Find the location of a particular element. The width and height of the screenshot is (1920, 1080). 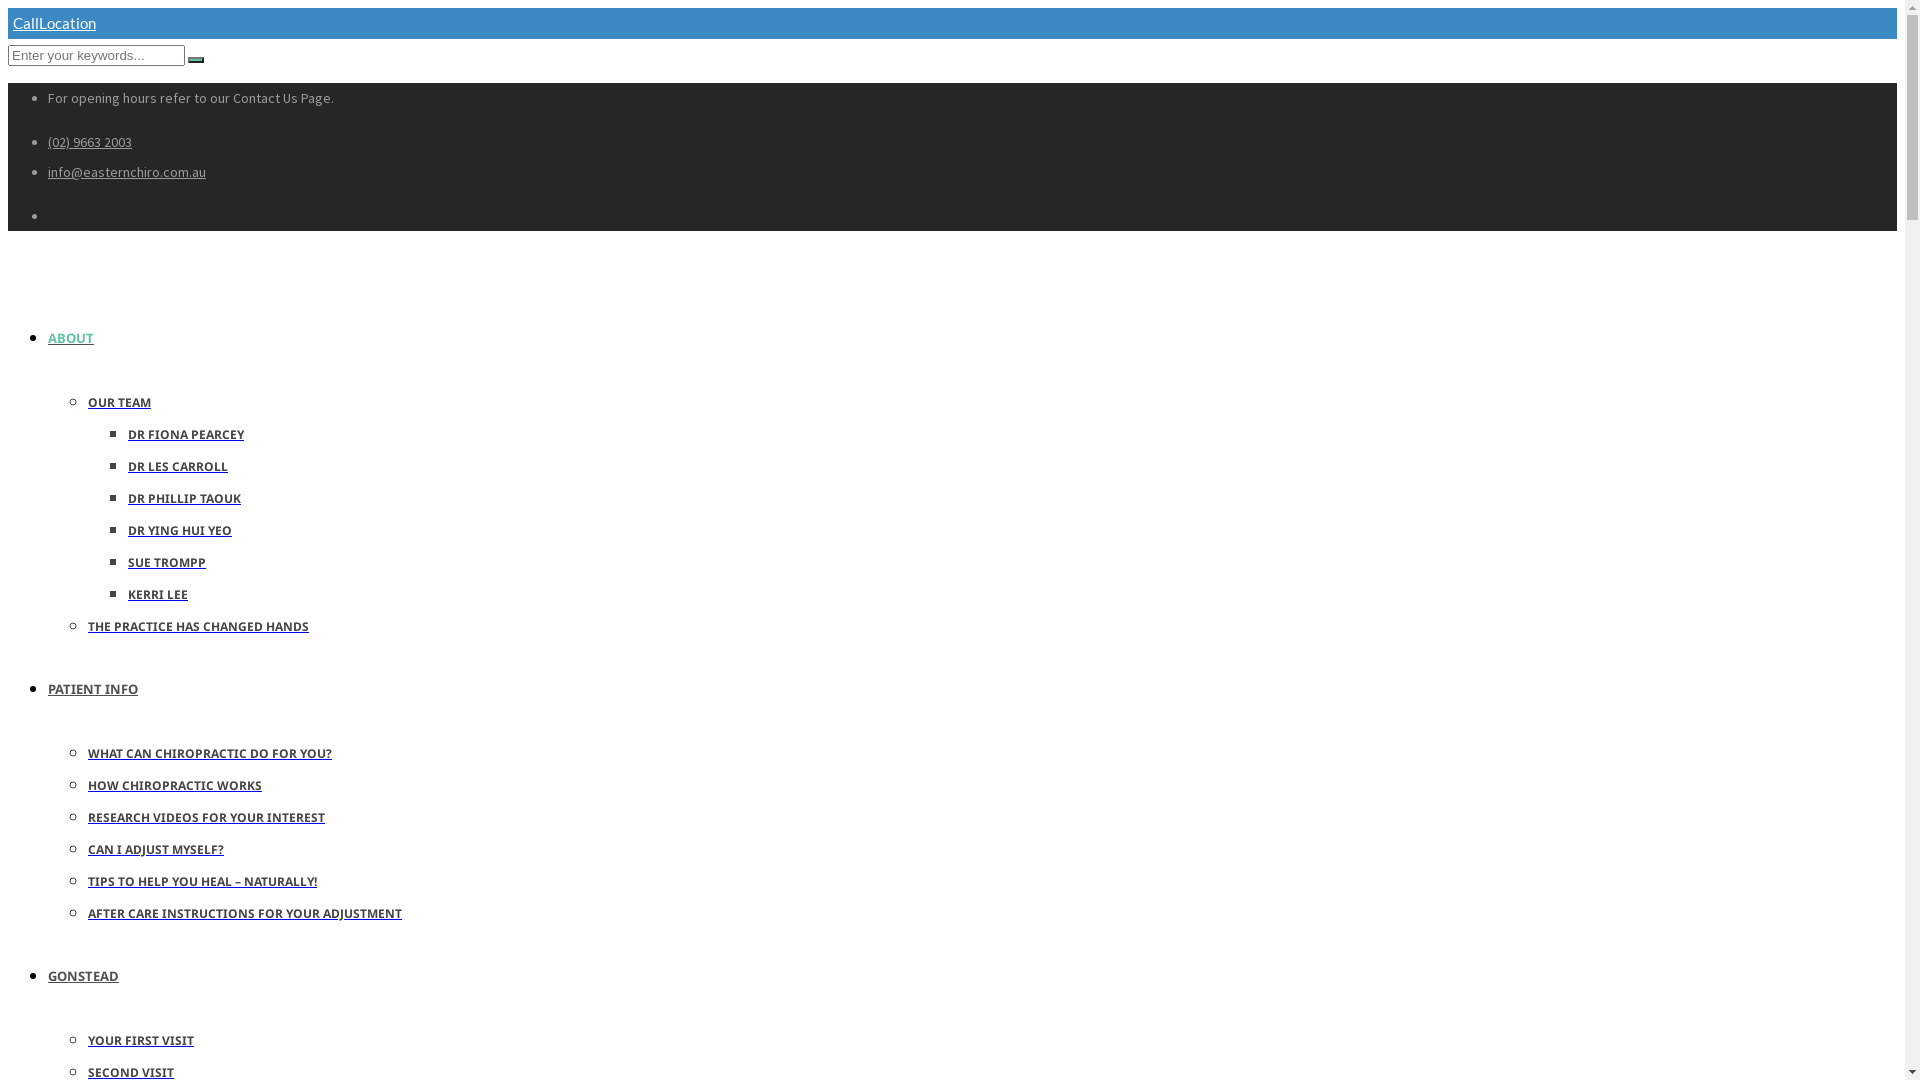

'HOW CHIROPRACTIC WORKS' is located at coordinates (174, 784).